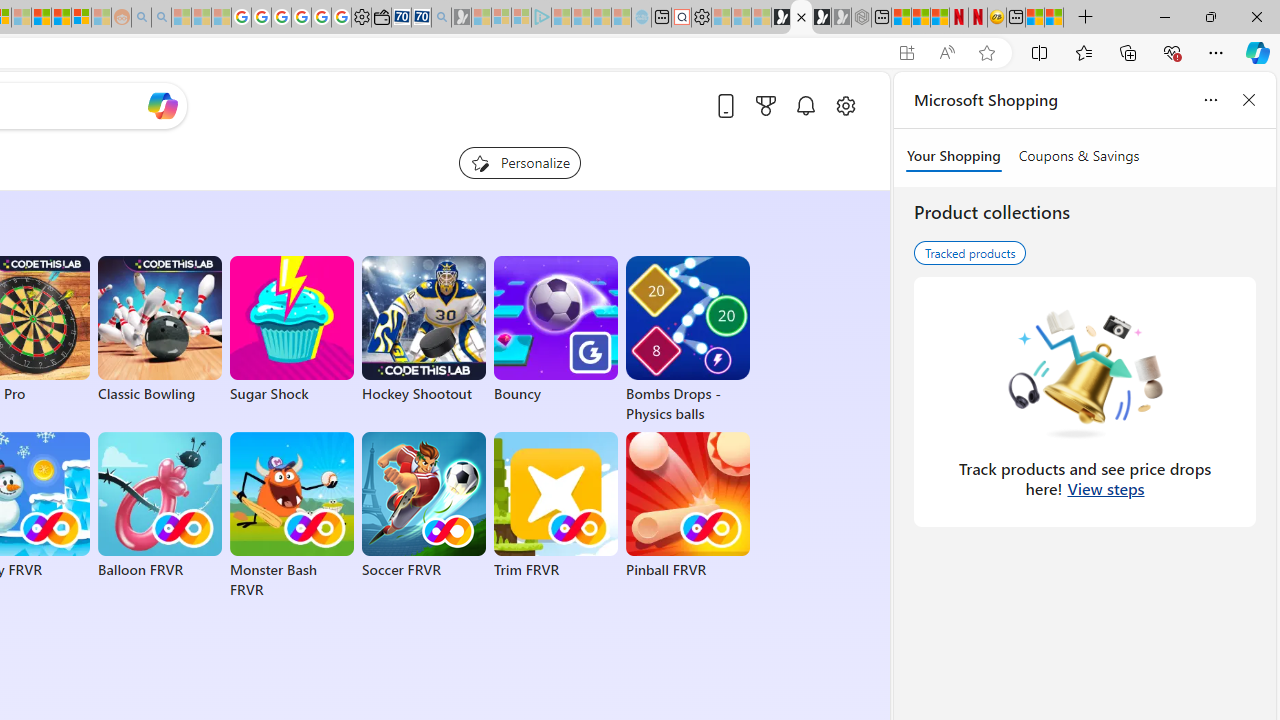  I want to click on 'Wildlife - MSN', so click(1035, 17).